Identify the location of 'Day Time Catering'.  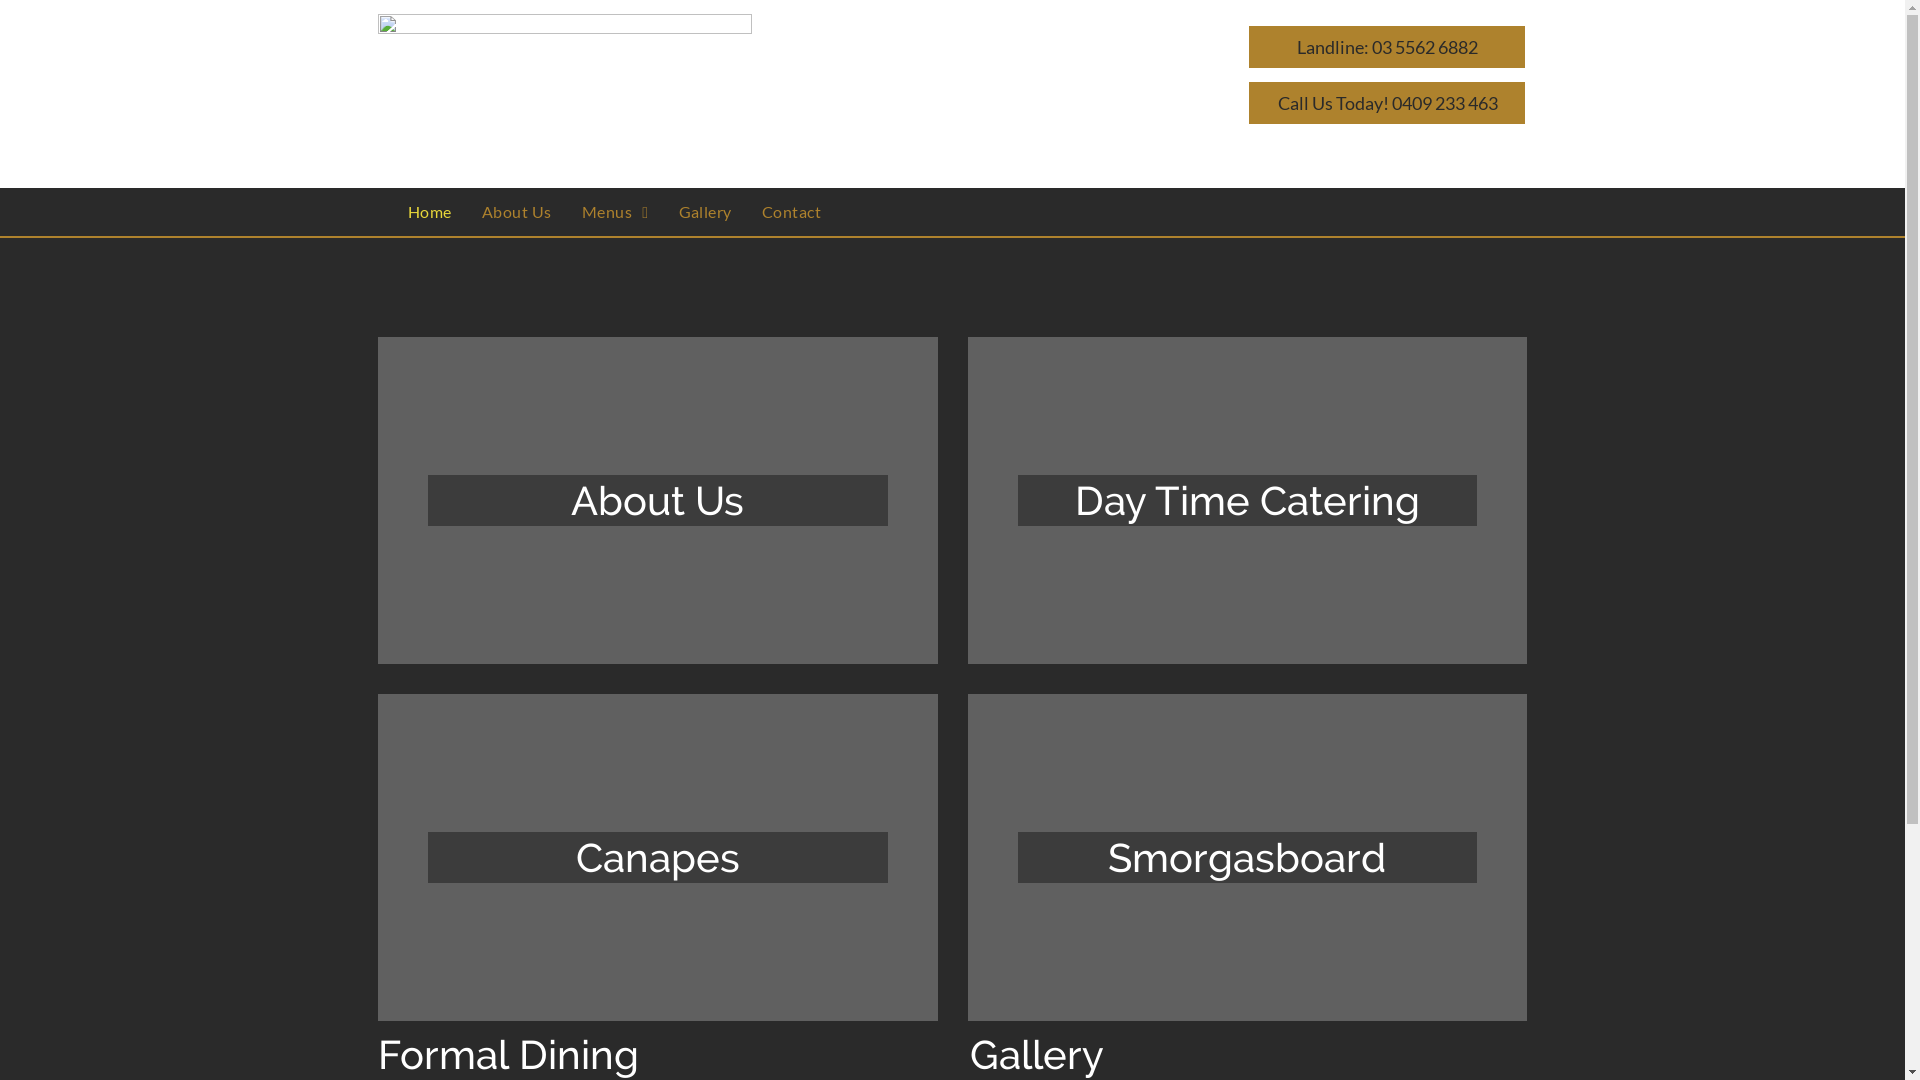
(1246, 499).